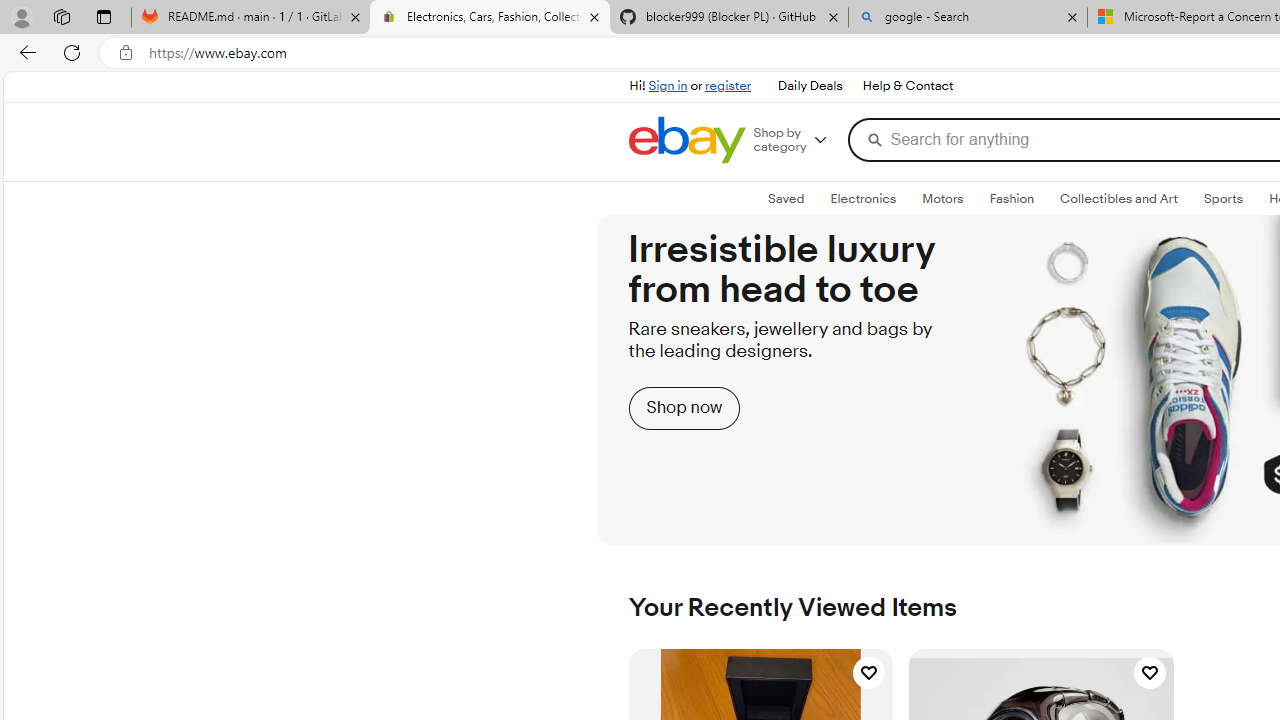  Describe the element at coordinates (810, 86) in the screenshot. I see `'Daily Deals'` at that location.